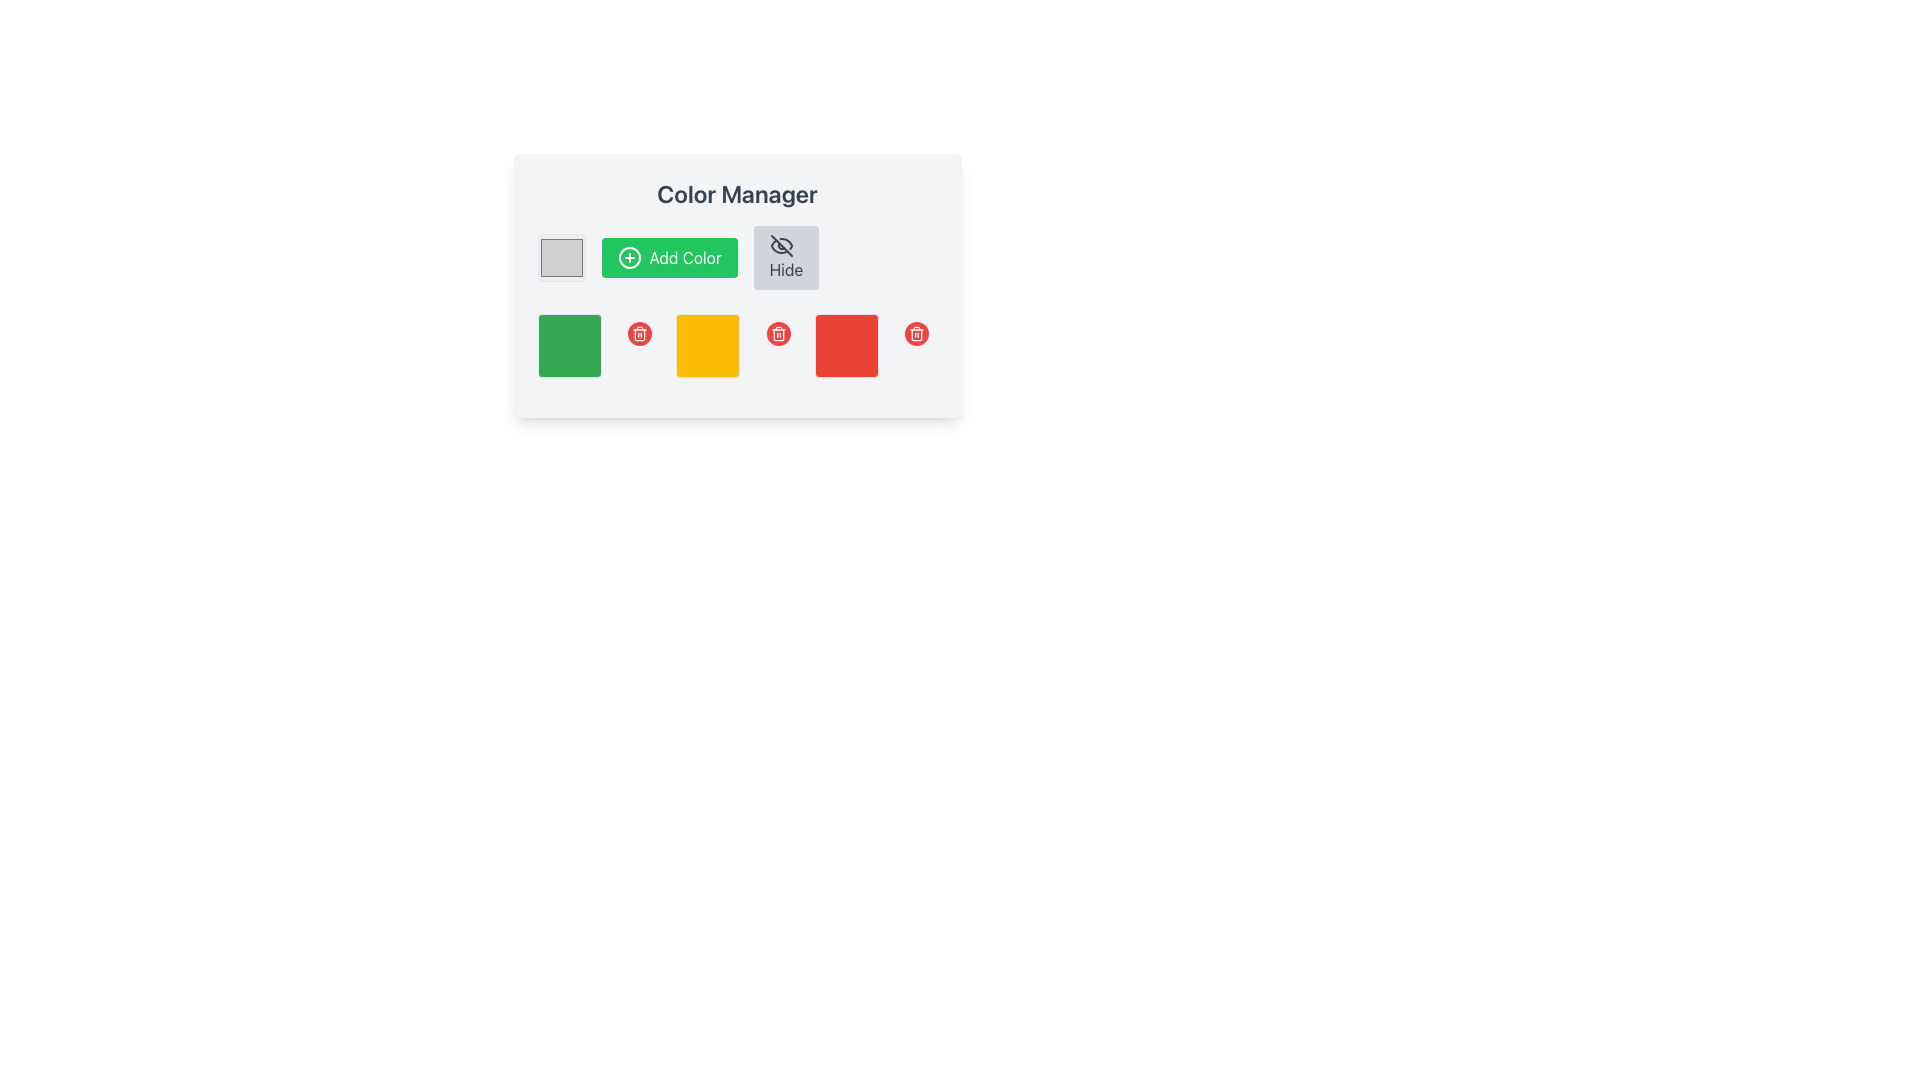 The image size is (1920, 1080). I want to click on the red square block with rounded corners located in the bottom-right corner of the second row, so click(876, 345).